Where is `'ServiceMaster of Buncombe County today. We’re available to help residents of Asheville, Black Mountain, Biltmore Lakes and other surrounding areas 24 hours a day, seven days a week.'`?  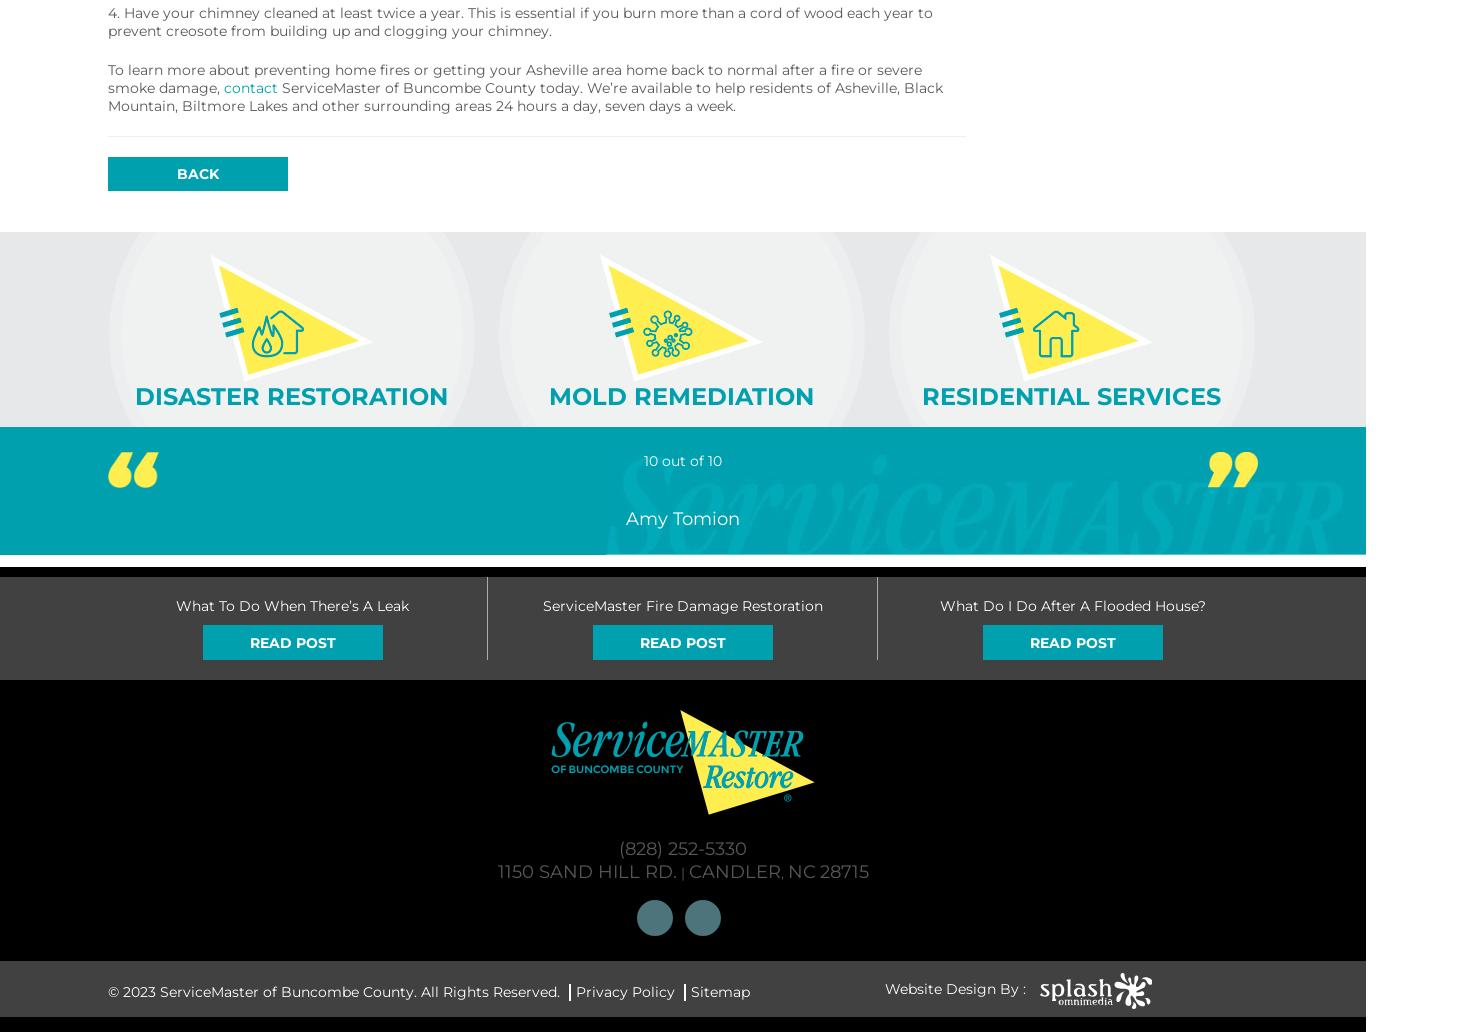 'ServiceMaster of Buncombe County today. We’re available to help residents of Asheville, Black Mountain, Biltmore Lakes and other surrounding areas 24 hours a day, seven days a week.' is located at coordinates (525, 97).